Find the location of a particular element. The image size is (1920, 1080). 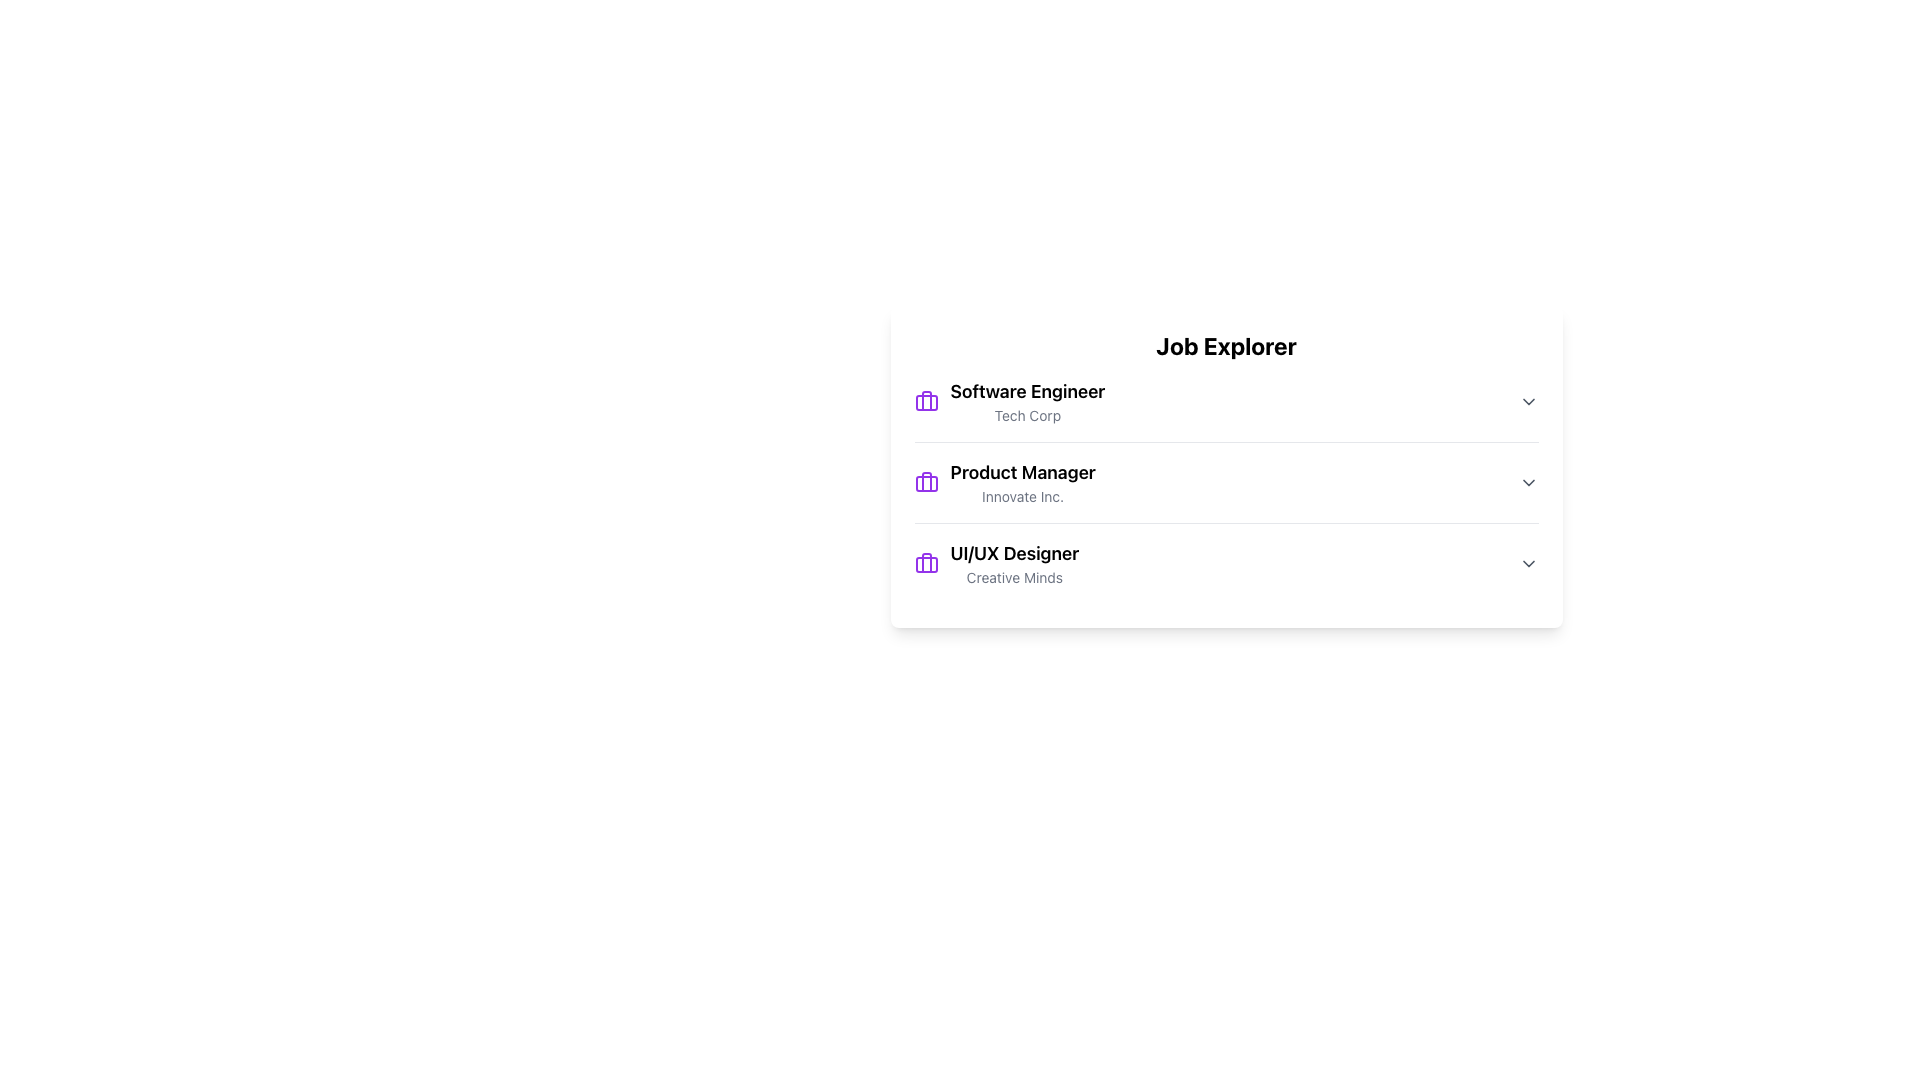

the job listing labeled 'Software Engineer' at 'Tech Corp' located at the top of the 'Job Explorer' section is located at coordinates (1027, 401).